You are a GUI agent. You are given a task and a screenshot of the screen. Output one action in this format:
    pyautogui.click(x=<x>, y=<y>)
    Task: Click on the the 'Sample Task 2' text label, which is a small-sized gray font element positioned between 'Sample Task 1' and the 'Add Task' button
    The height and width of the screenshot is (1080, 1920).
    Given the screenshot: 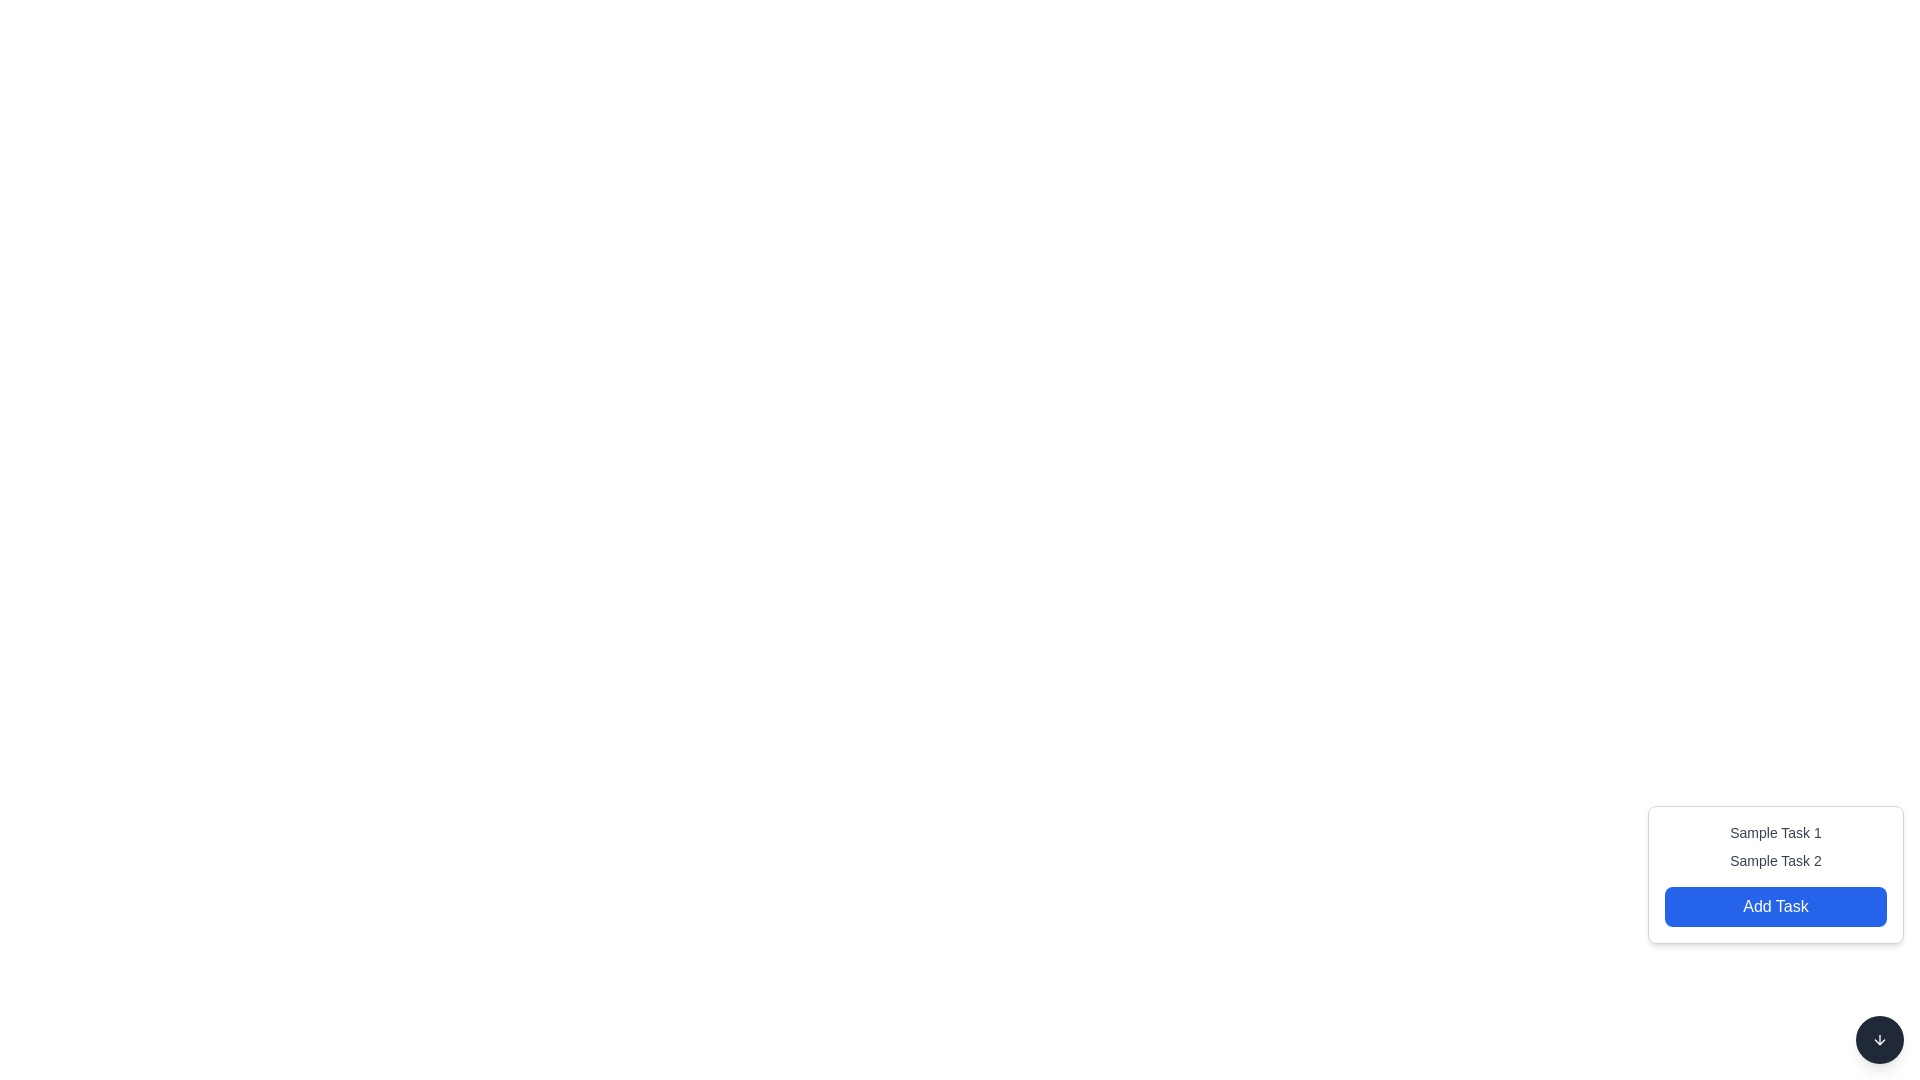 What is the action you would take?
    pyautogui.click(x=1776, y=859)
    